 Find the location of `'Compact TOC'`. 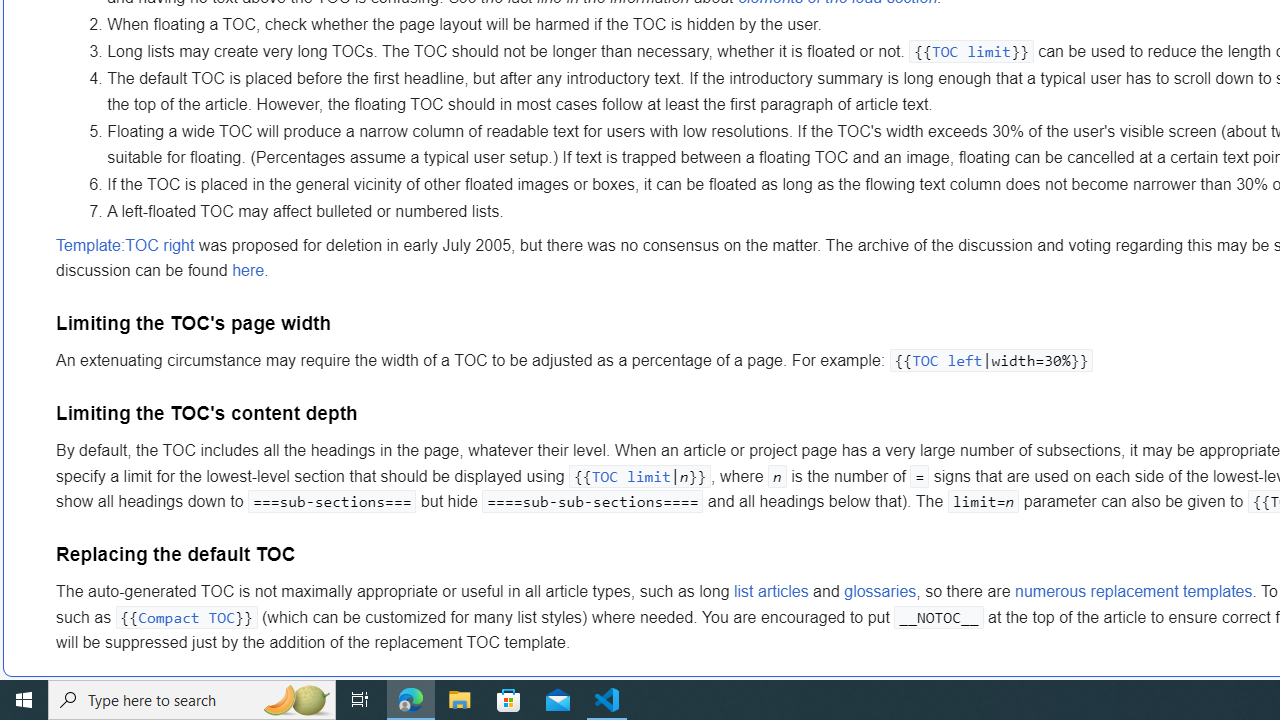

'Compact TOC' is located at coordinates (186, 616).